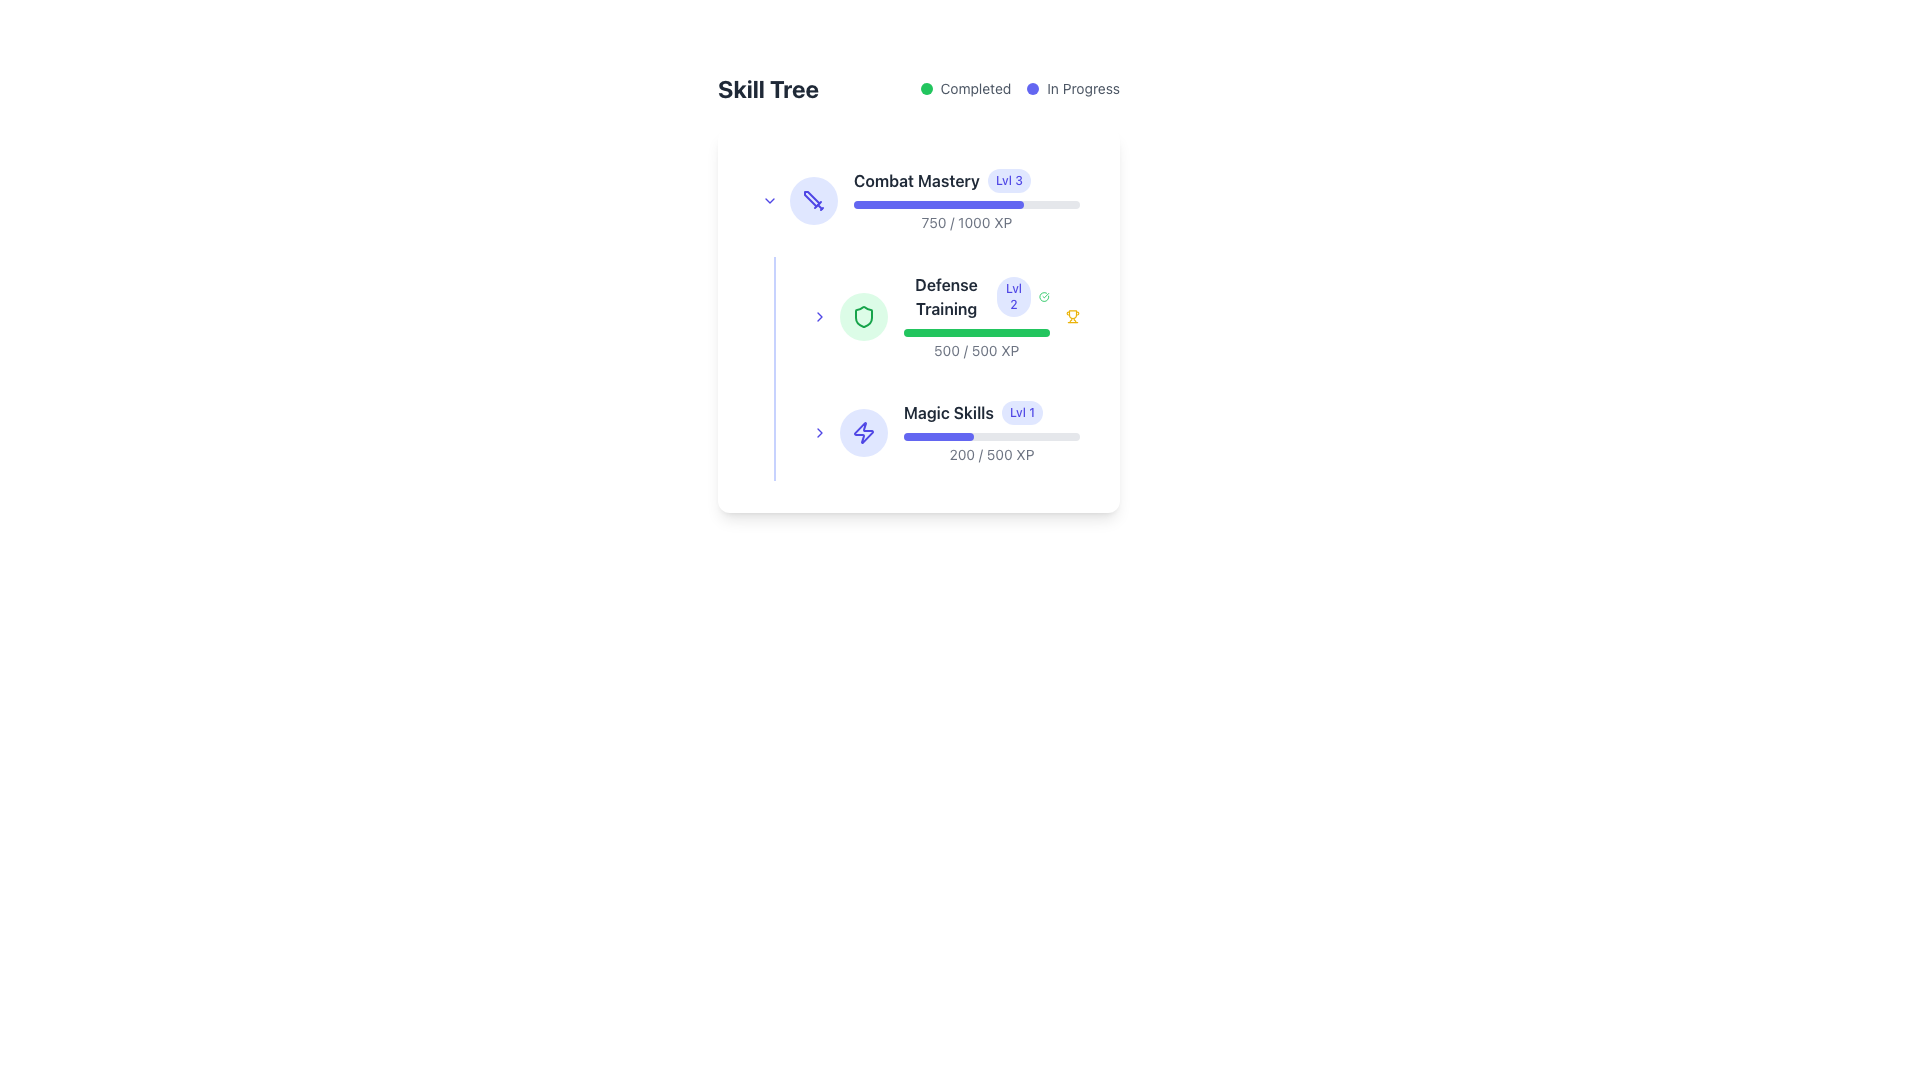 The width and height of the screenshot is (1920, 1080). What do you see at coordinates (864, 431) in the screenshot?
I see `the lightning bolt-shaped icon, which is styled with a thin outline and a vivid blue color, located in the lower section of the skill tree interface next to 'Magic Skills', as a visual guide to the related skill` at bounding box center [864, 431].